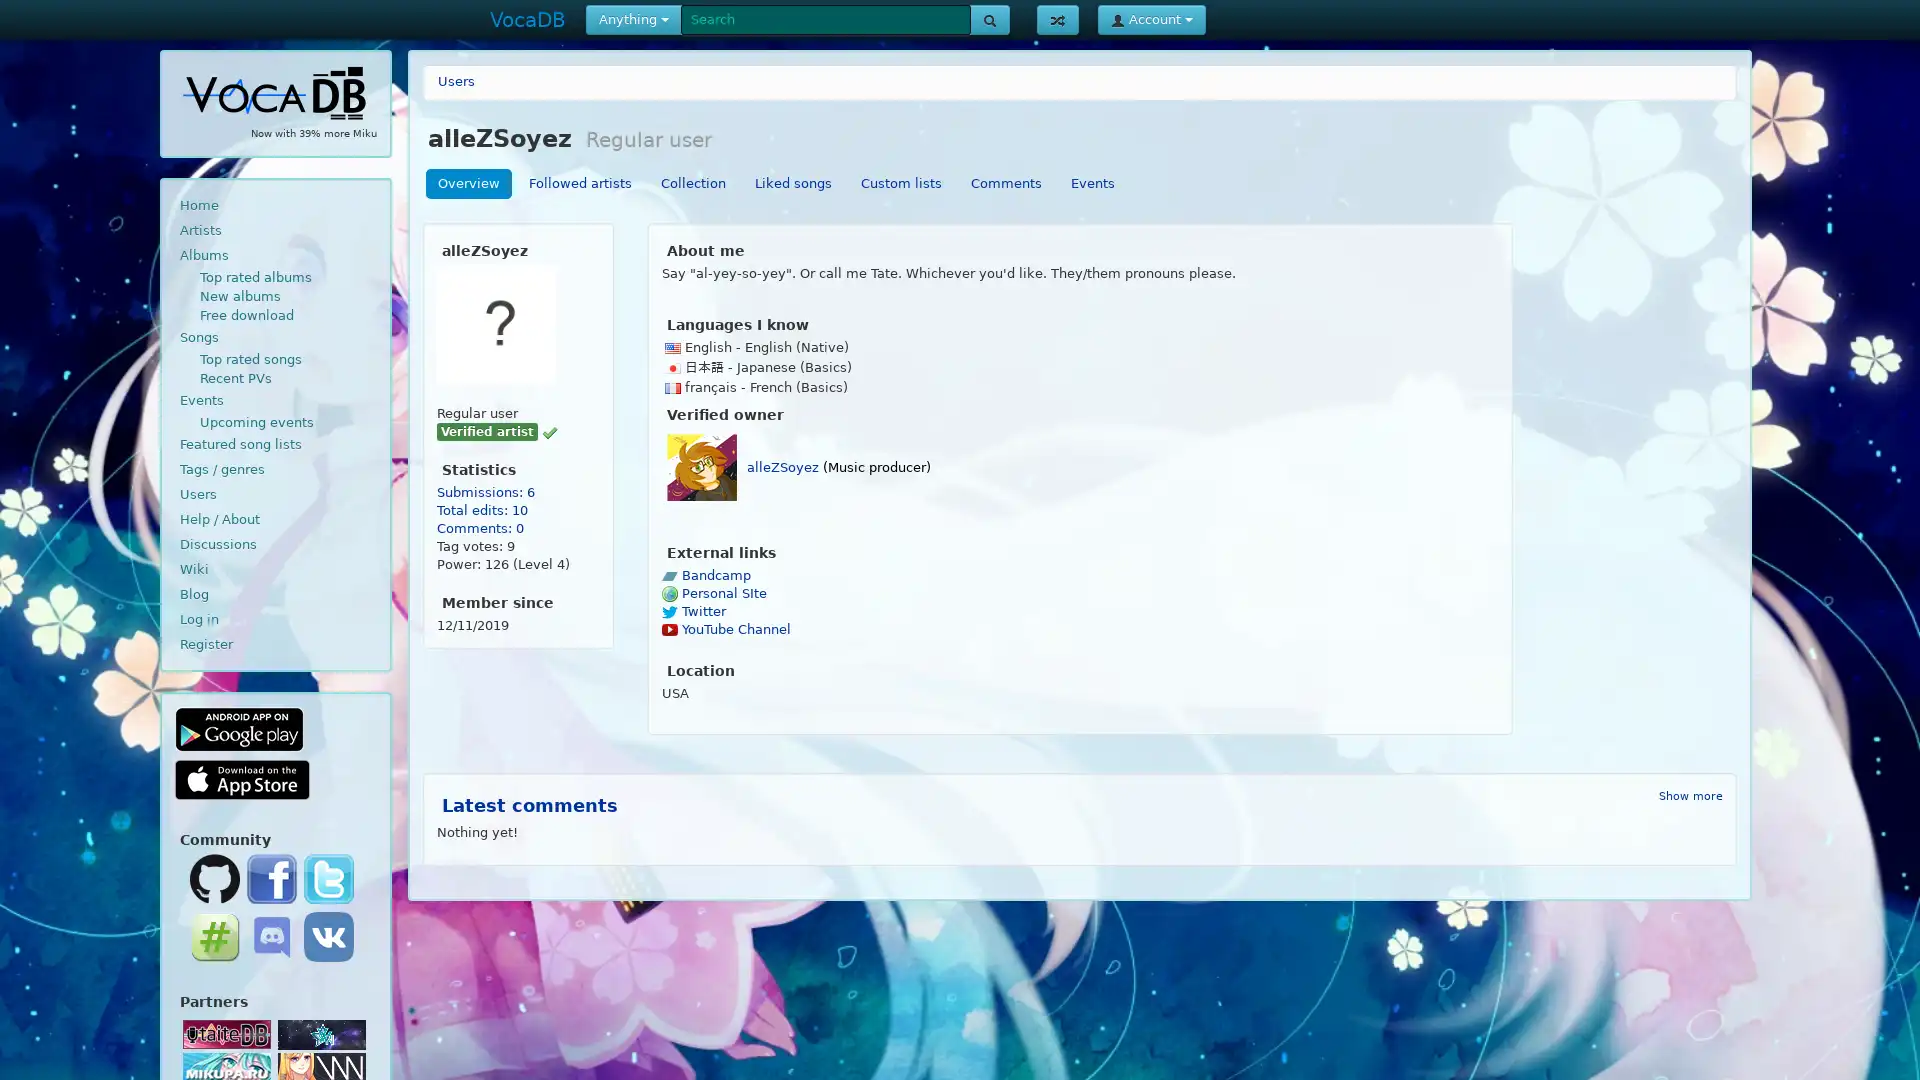  I want to click on Show random page, so click(1056, 19).